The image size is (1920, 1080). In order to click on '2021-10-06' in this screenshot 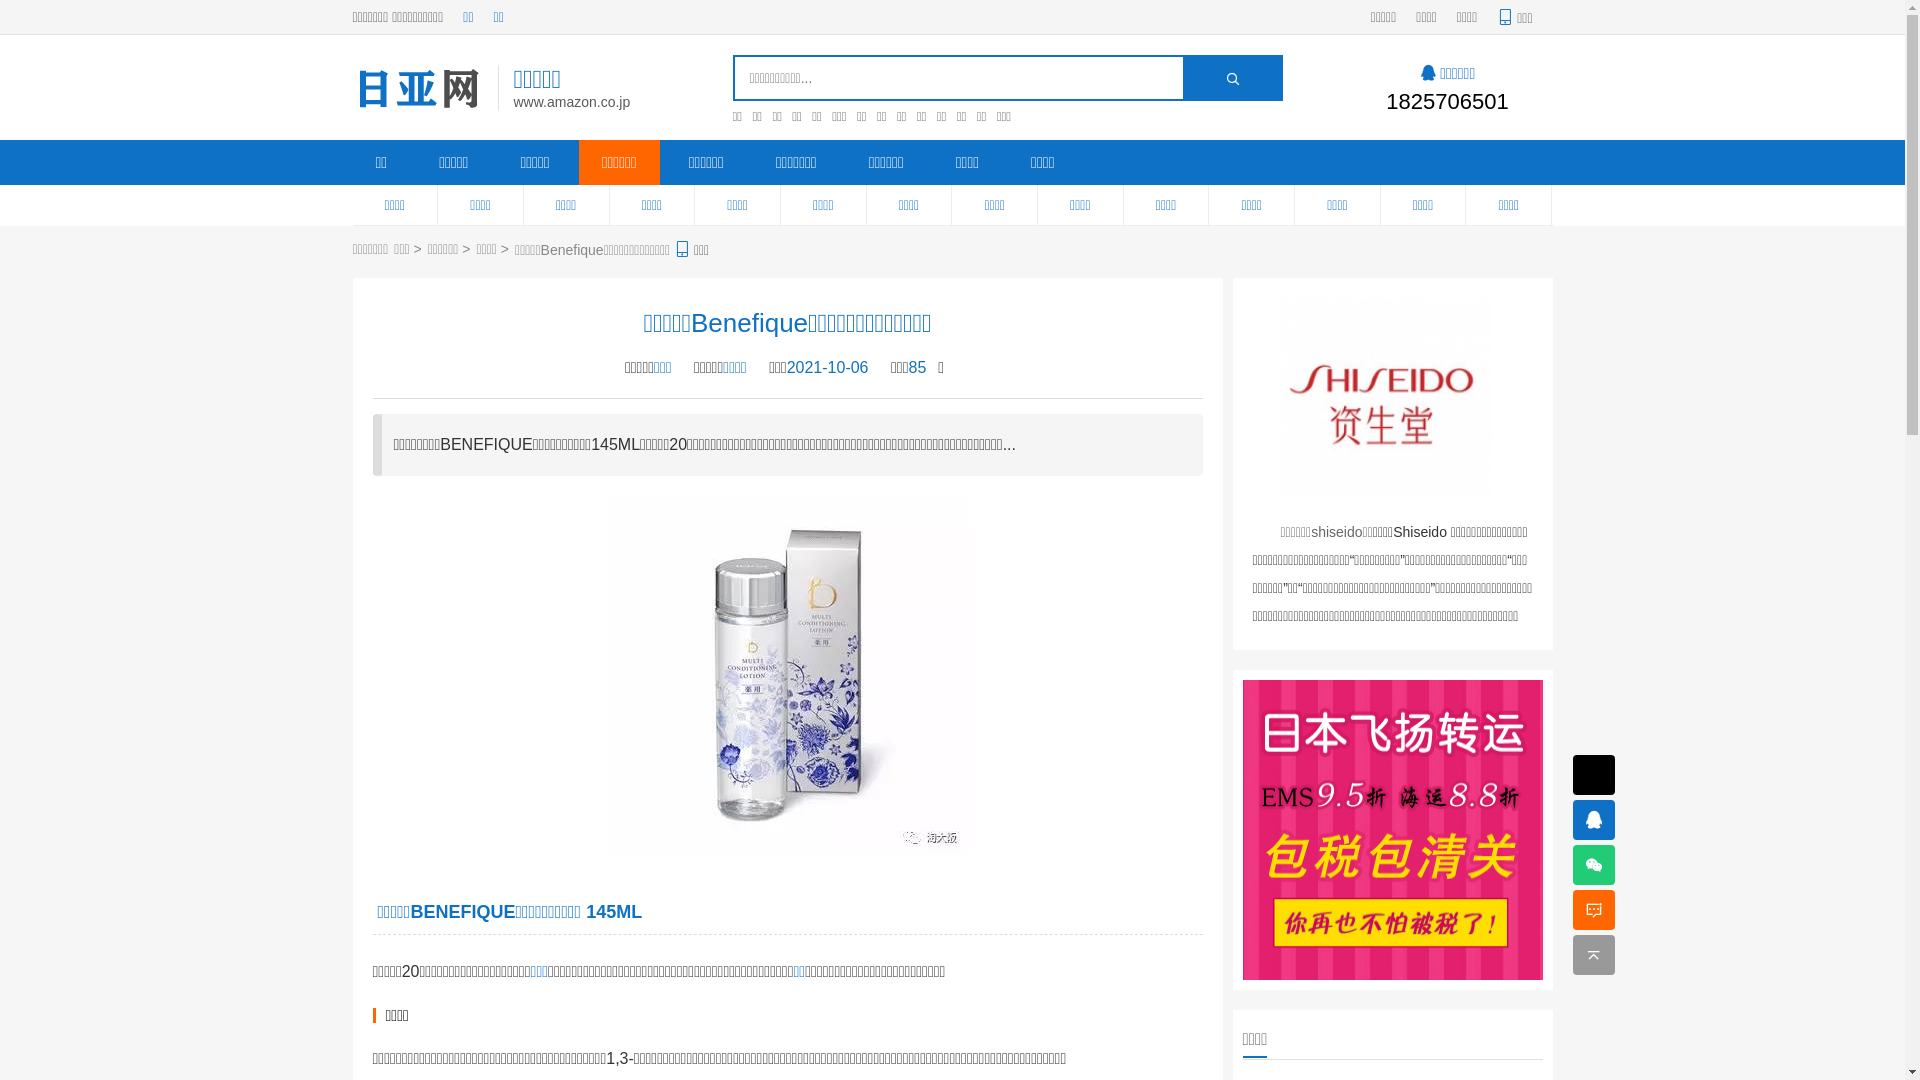, I will do `click(828, 367)`.